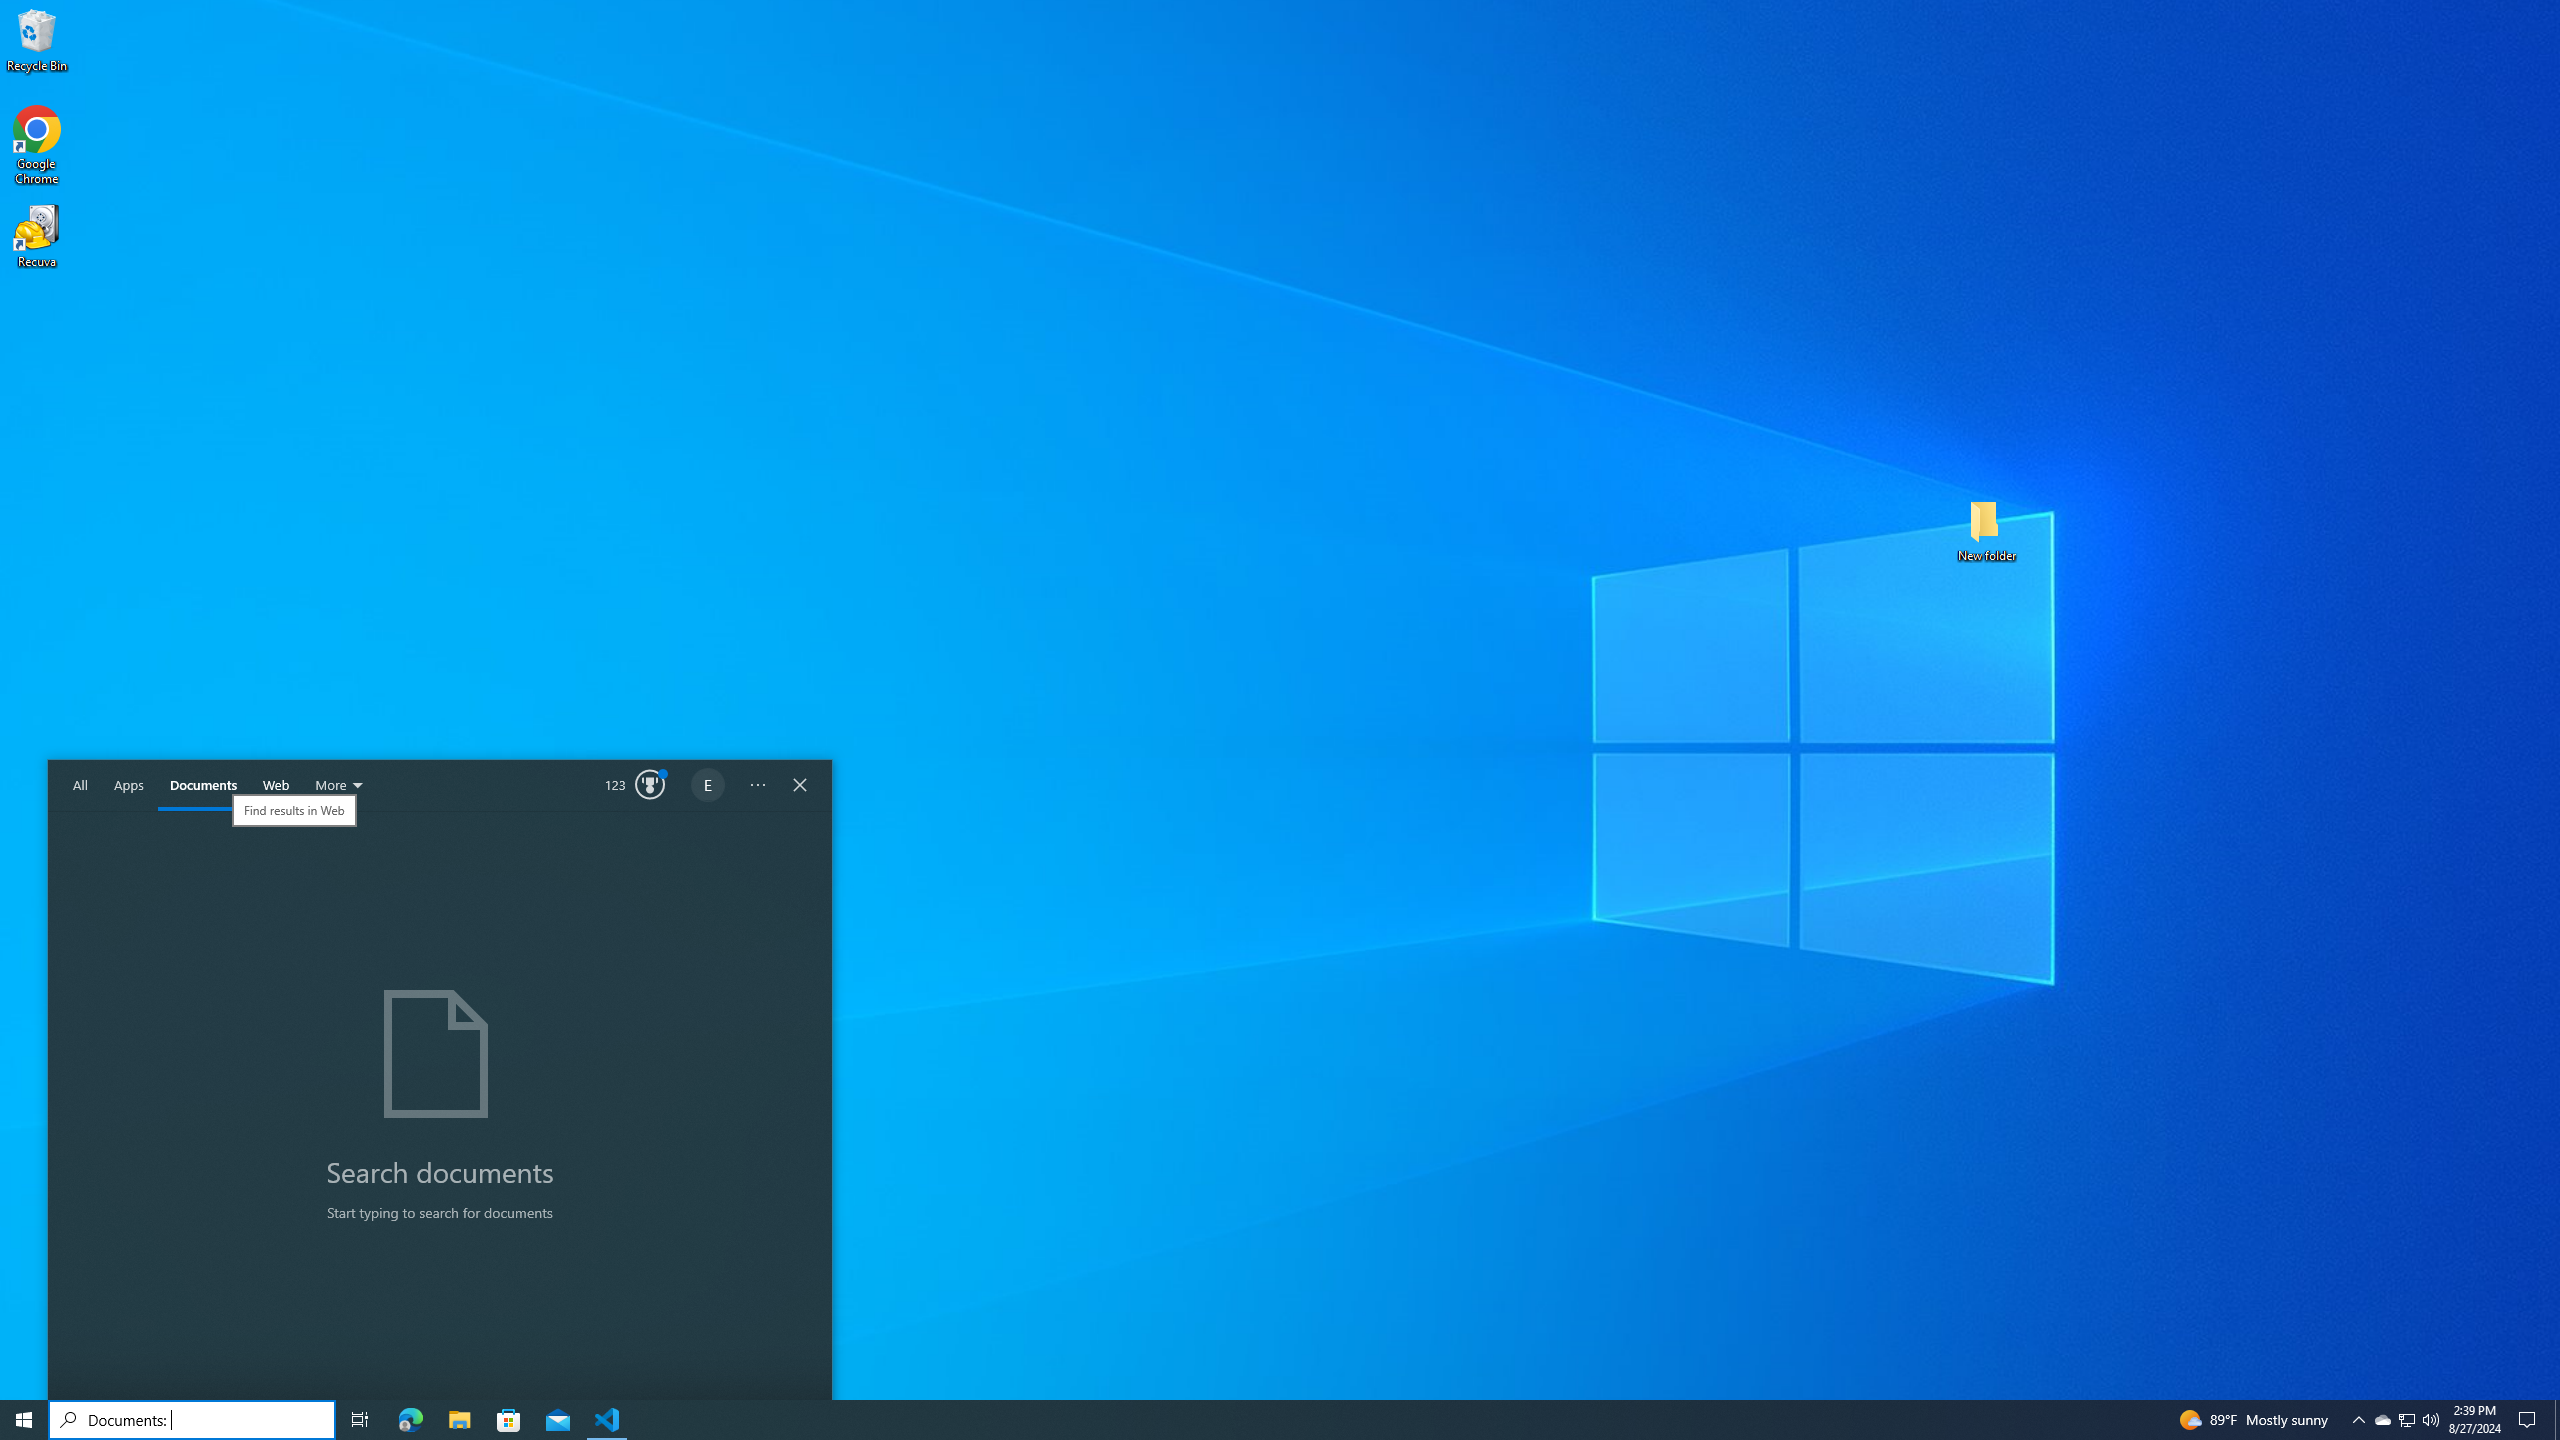 This screenshot has width=2560, height=1440. I want to click on 'Apps', so click(129, 785).